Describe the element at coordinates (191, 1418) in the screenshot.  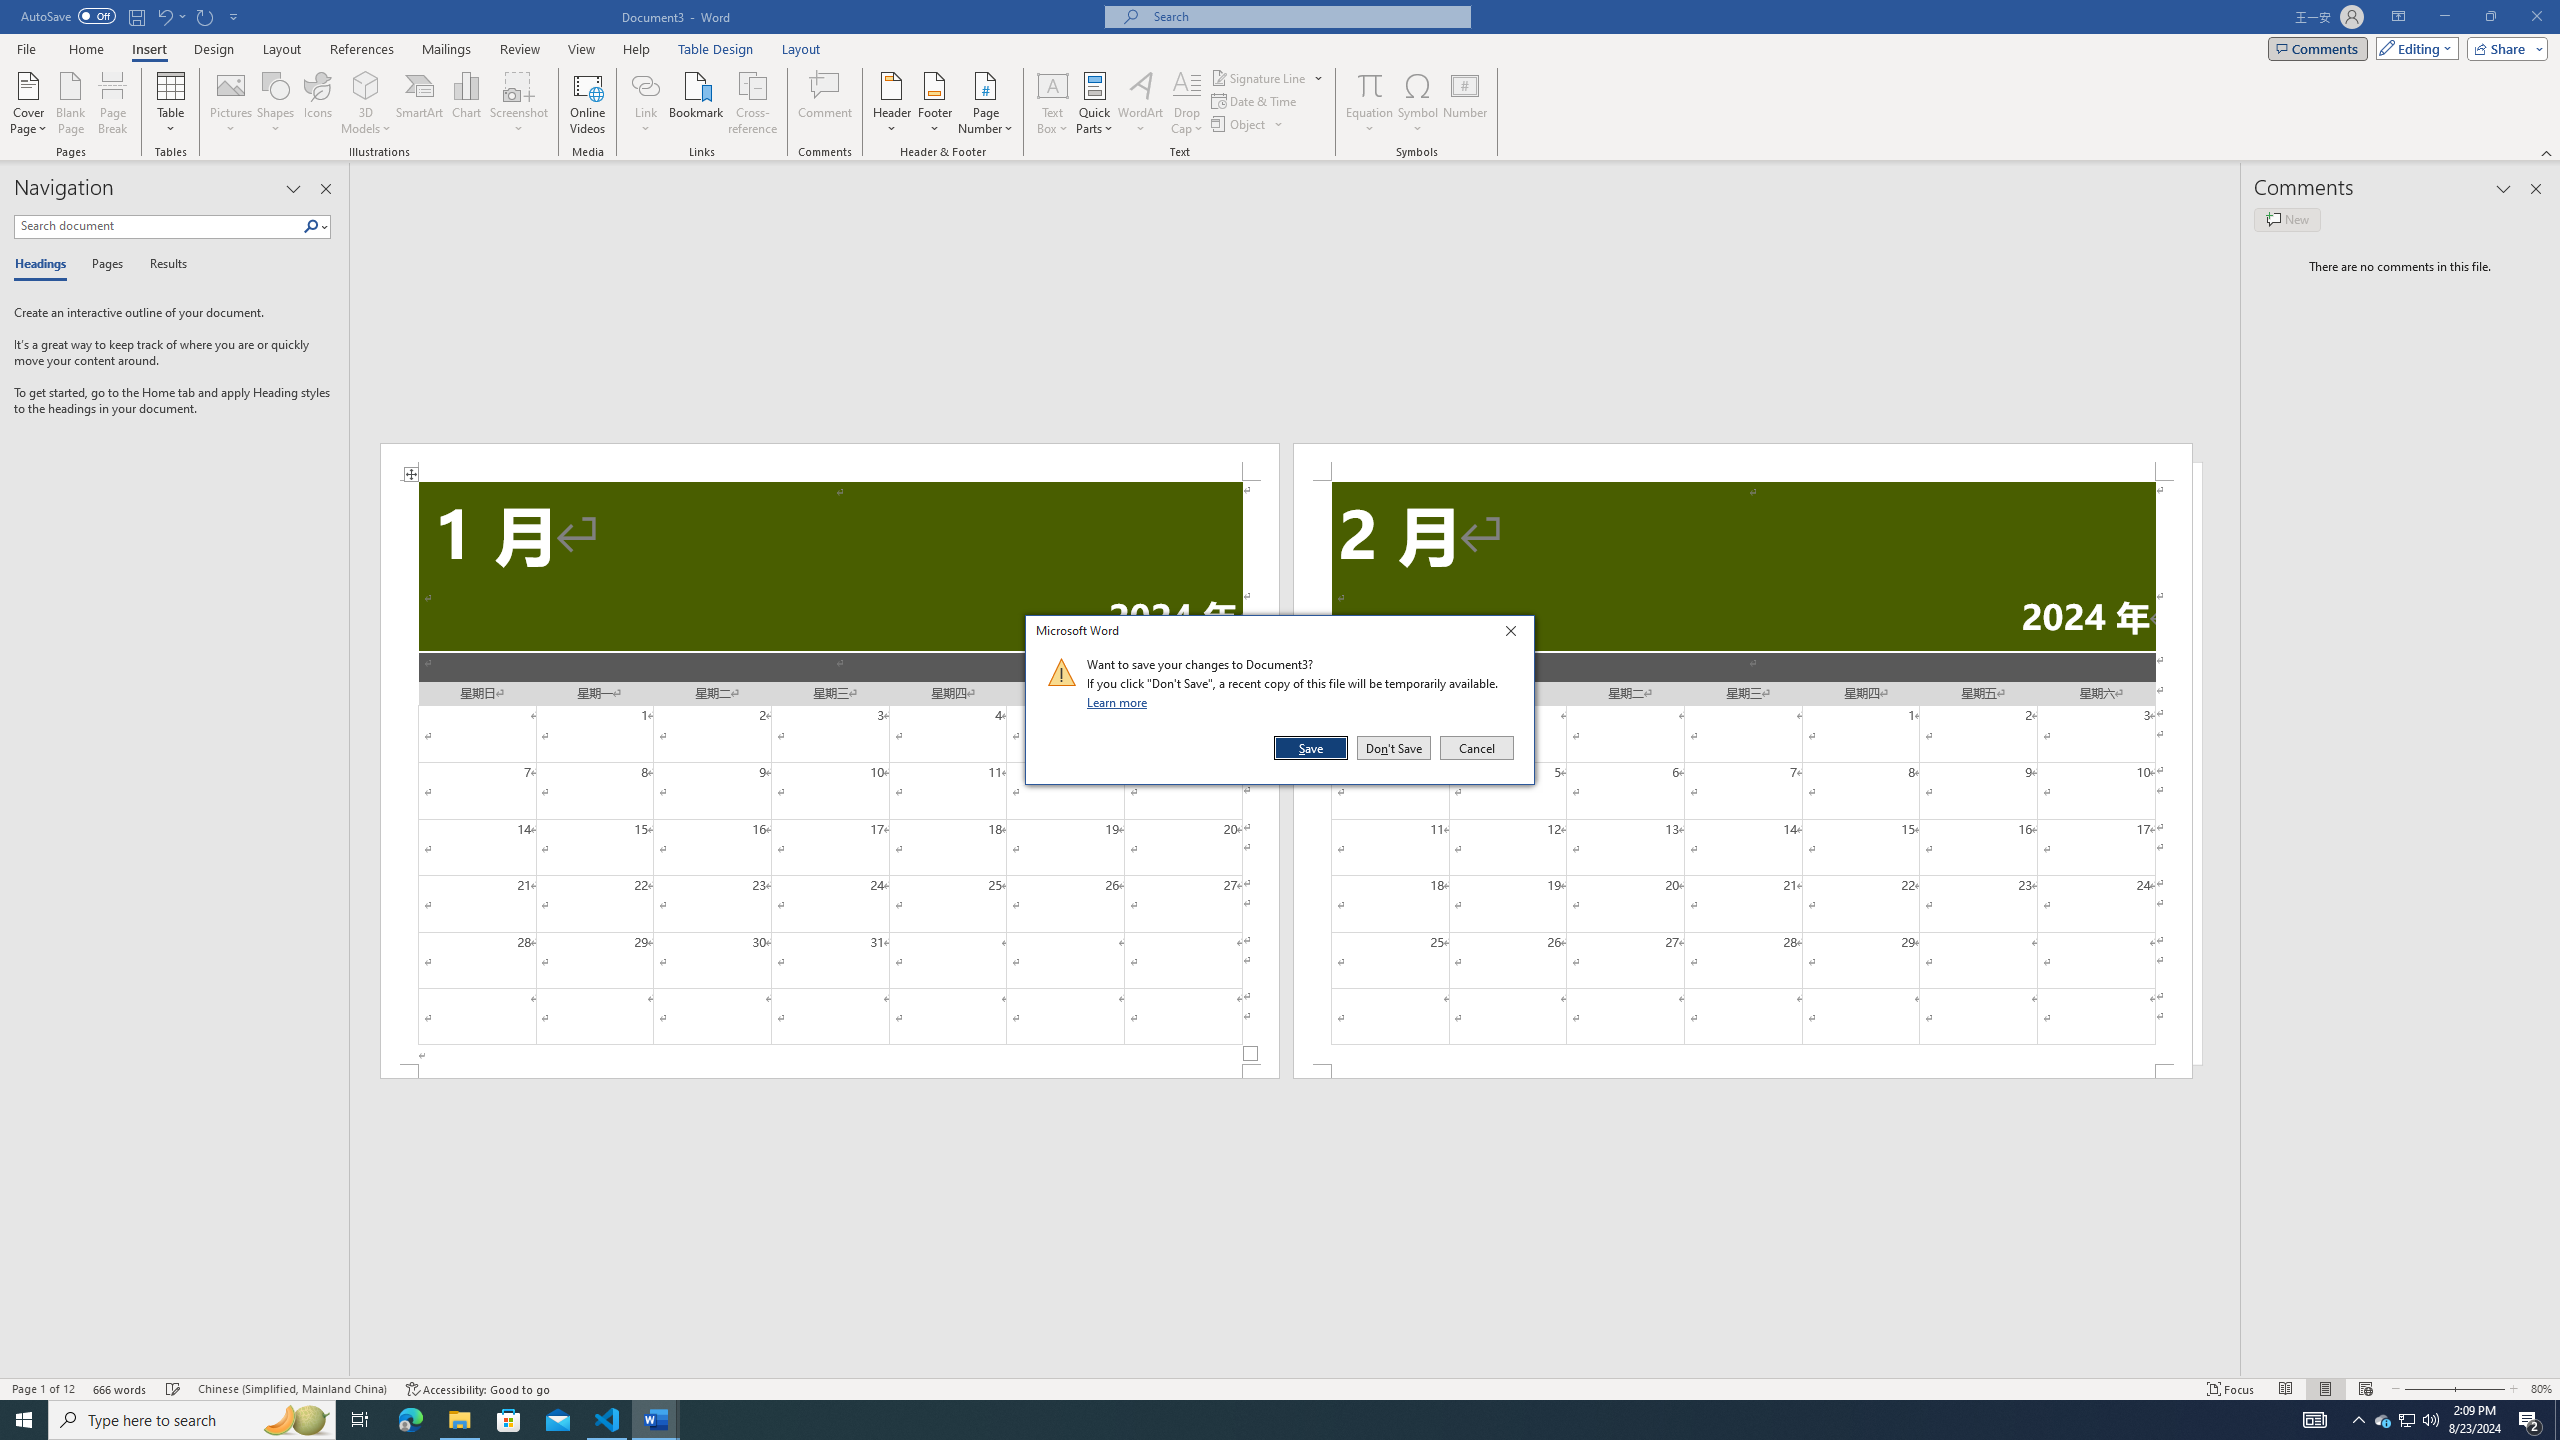
I see `'Type here to search'` at that location.